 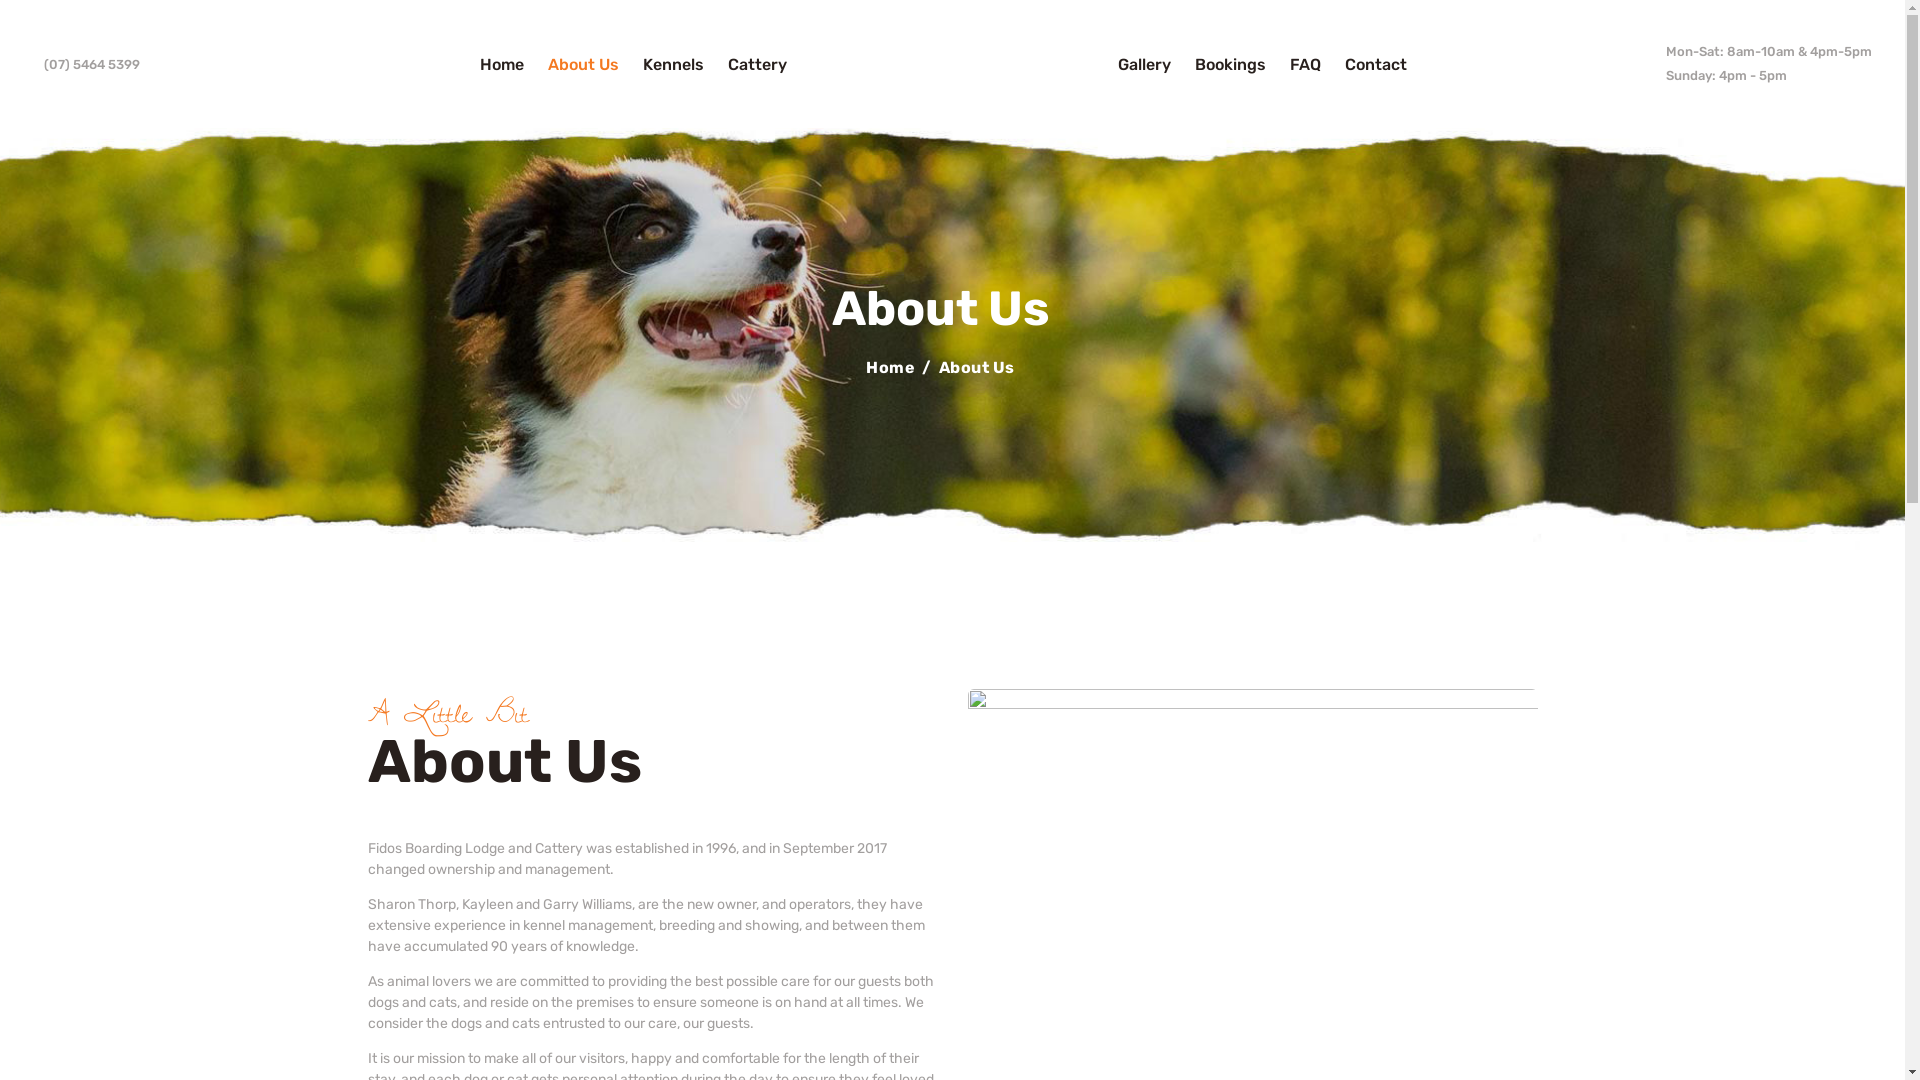 I want to click on 'About Us', so click(x=582, y=63).